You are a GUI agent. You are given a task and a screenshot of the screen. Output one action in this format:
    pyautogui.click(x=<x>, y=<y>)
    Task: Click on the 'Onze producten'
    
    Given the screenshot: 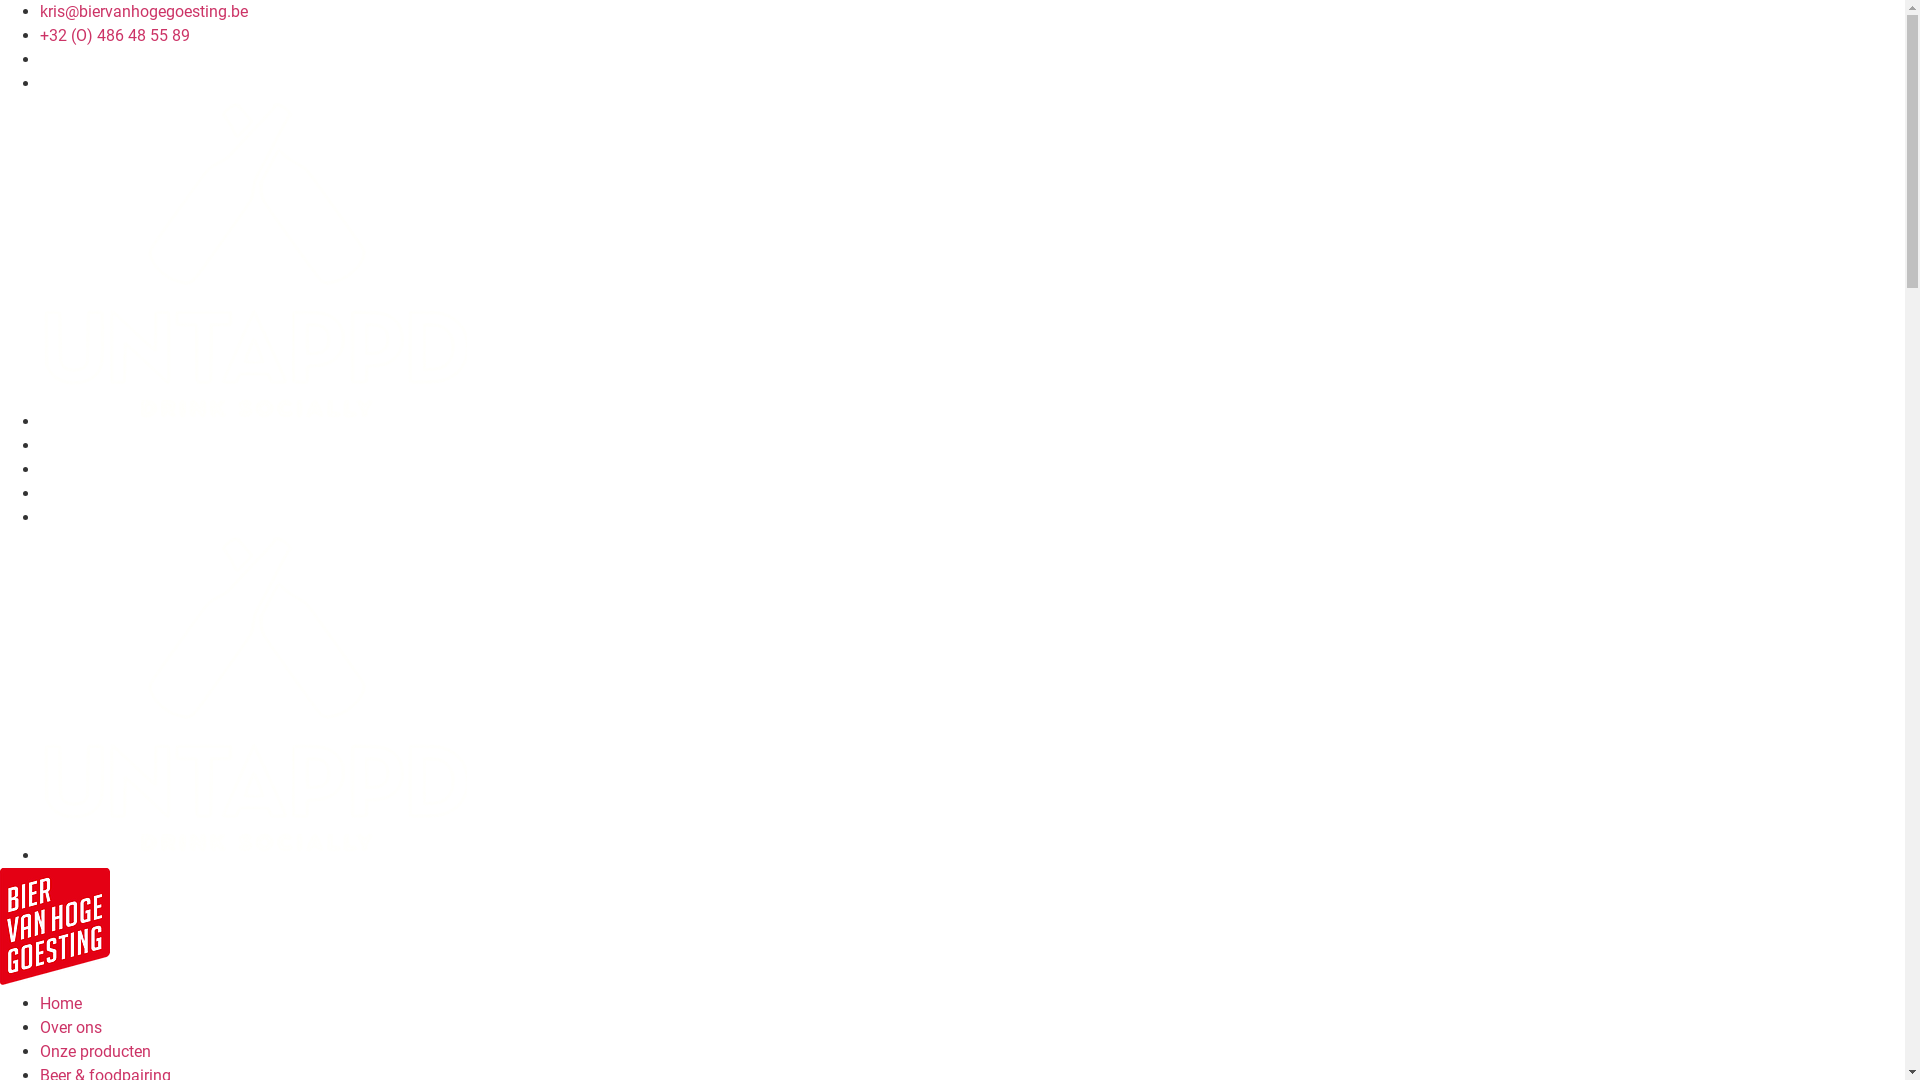 What is the action you would take?
    pyautogui.click(x=39, y=1050)
    